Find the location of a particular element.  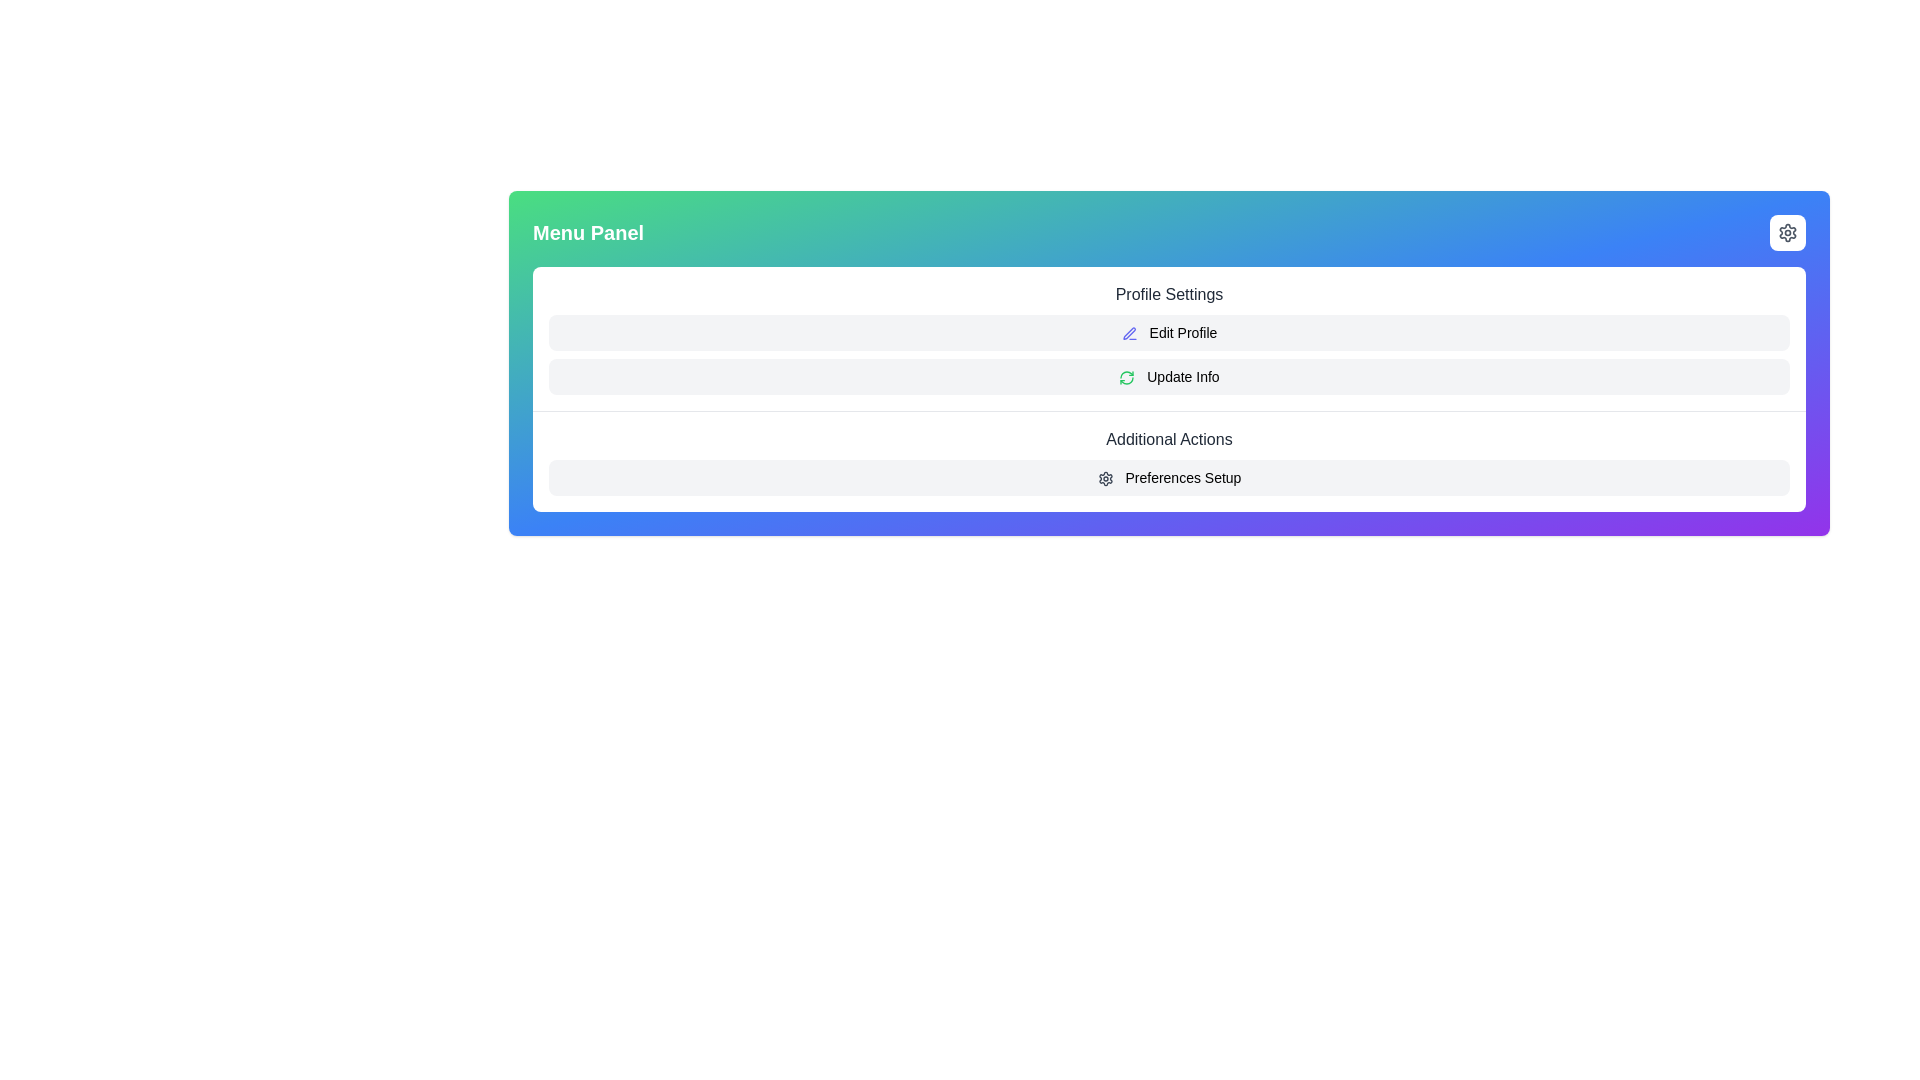

the gear-shaped SVG settings icon located in the top-right corner of the menu panel interface is located at coordinates (1788, 231).